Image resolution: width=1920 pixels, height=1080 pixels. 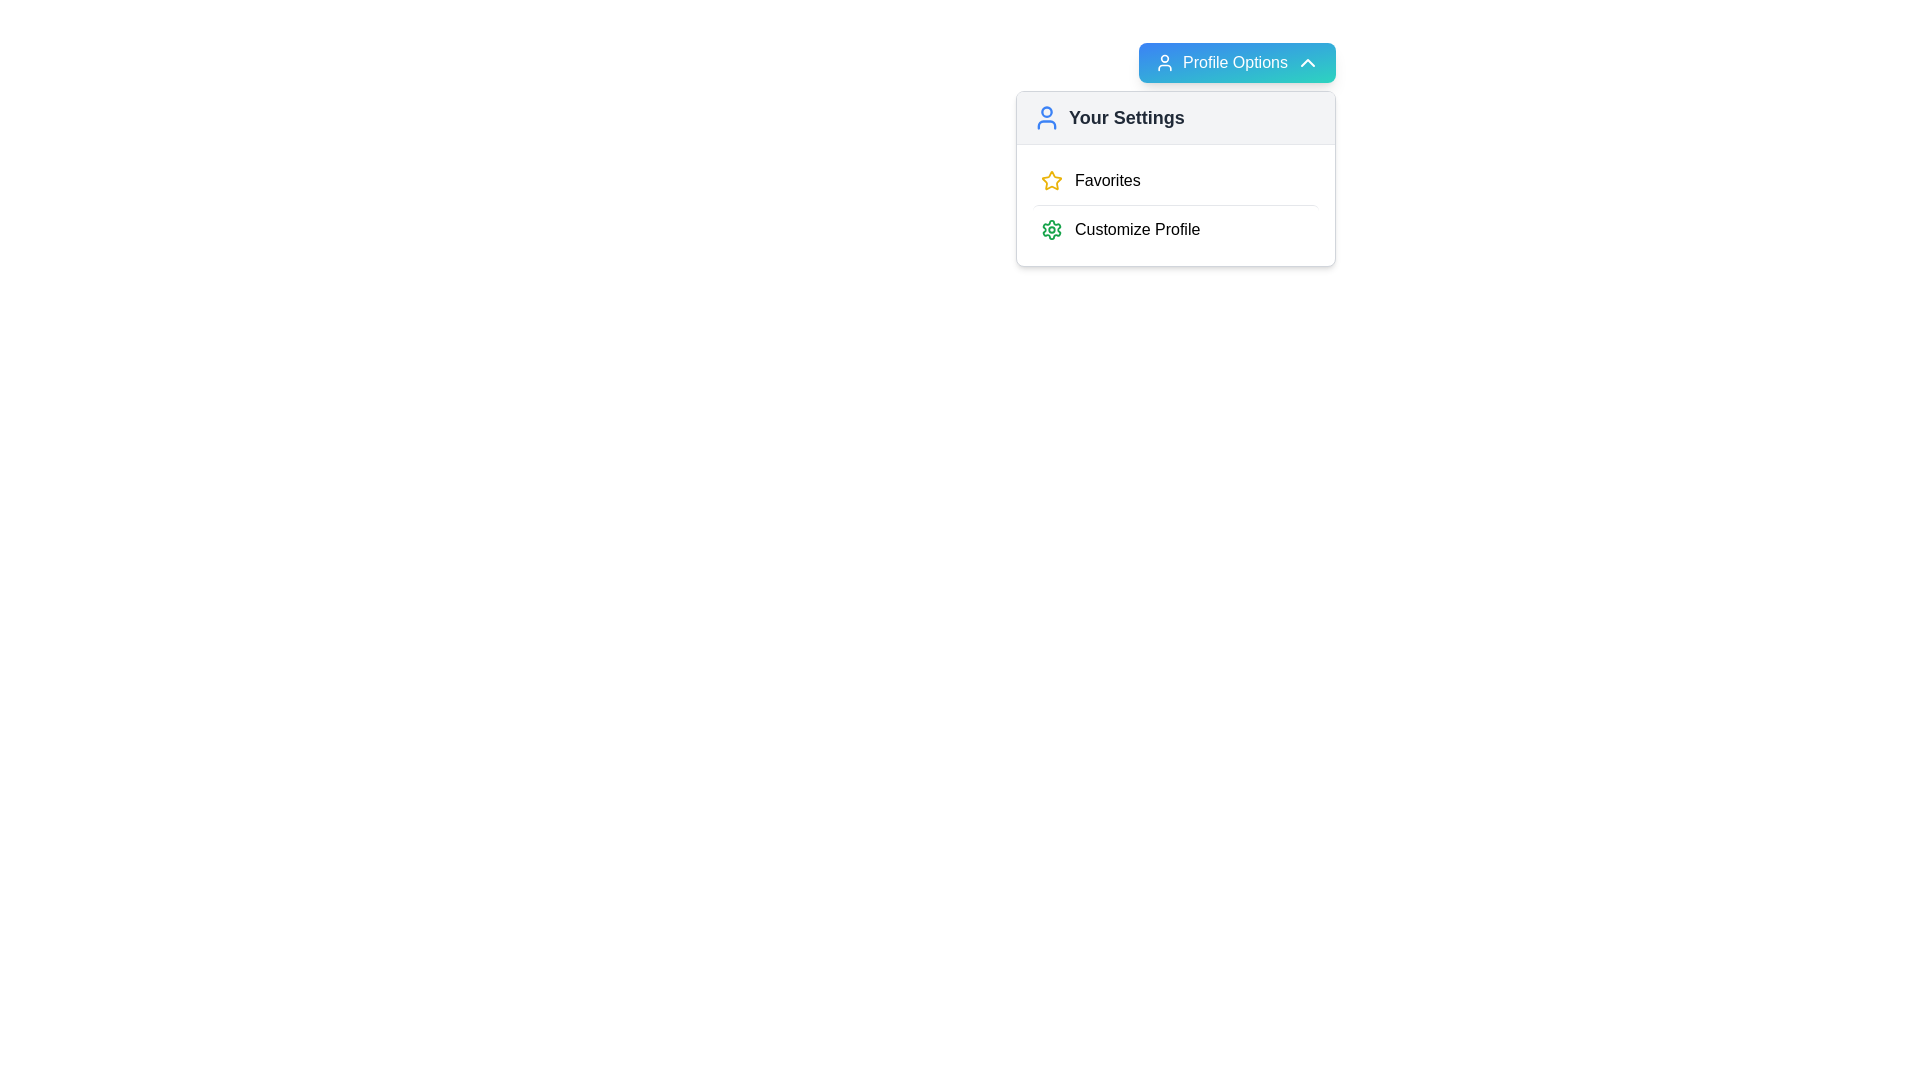 I want to click on the 'Customize Profile' button, which is a rectangular button with a green settings icon and black text, located in the 'Your Settings' dropdown menu, so click(x=1176, y=228).